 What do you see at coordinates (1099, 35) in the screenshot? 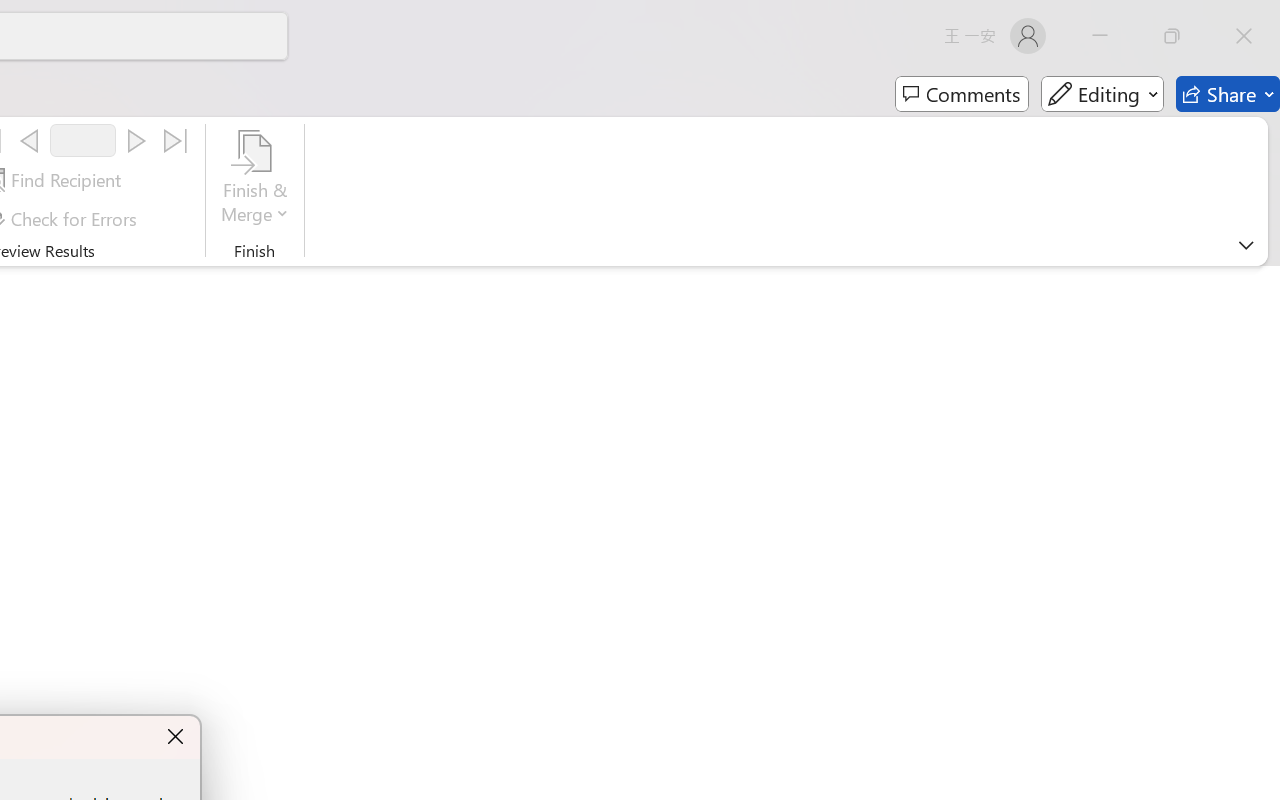
I see `'Minimize'` at bounding box center [1099, 35].